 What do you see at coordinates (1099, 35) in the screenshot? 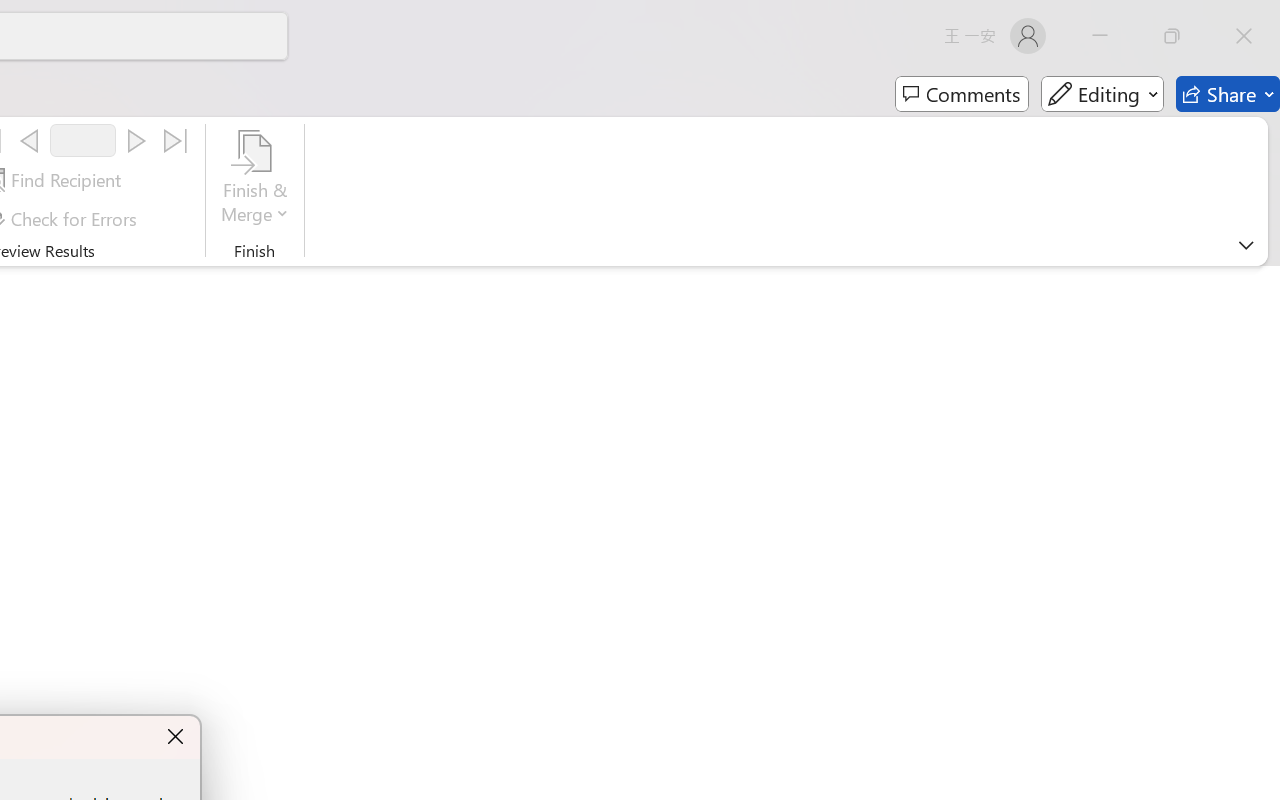
I see `'Minimize'` at bounding box center [1099, 35].